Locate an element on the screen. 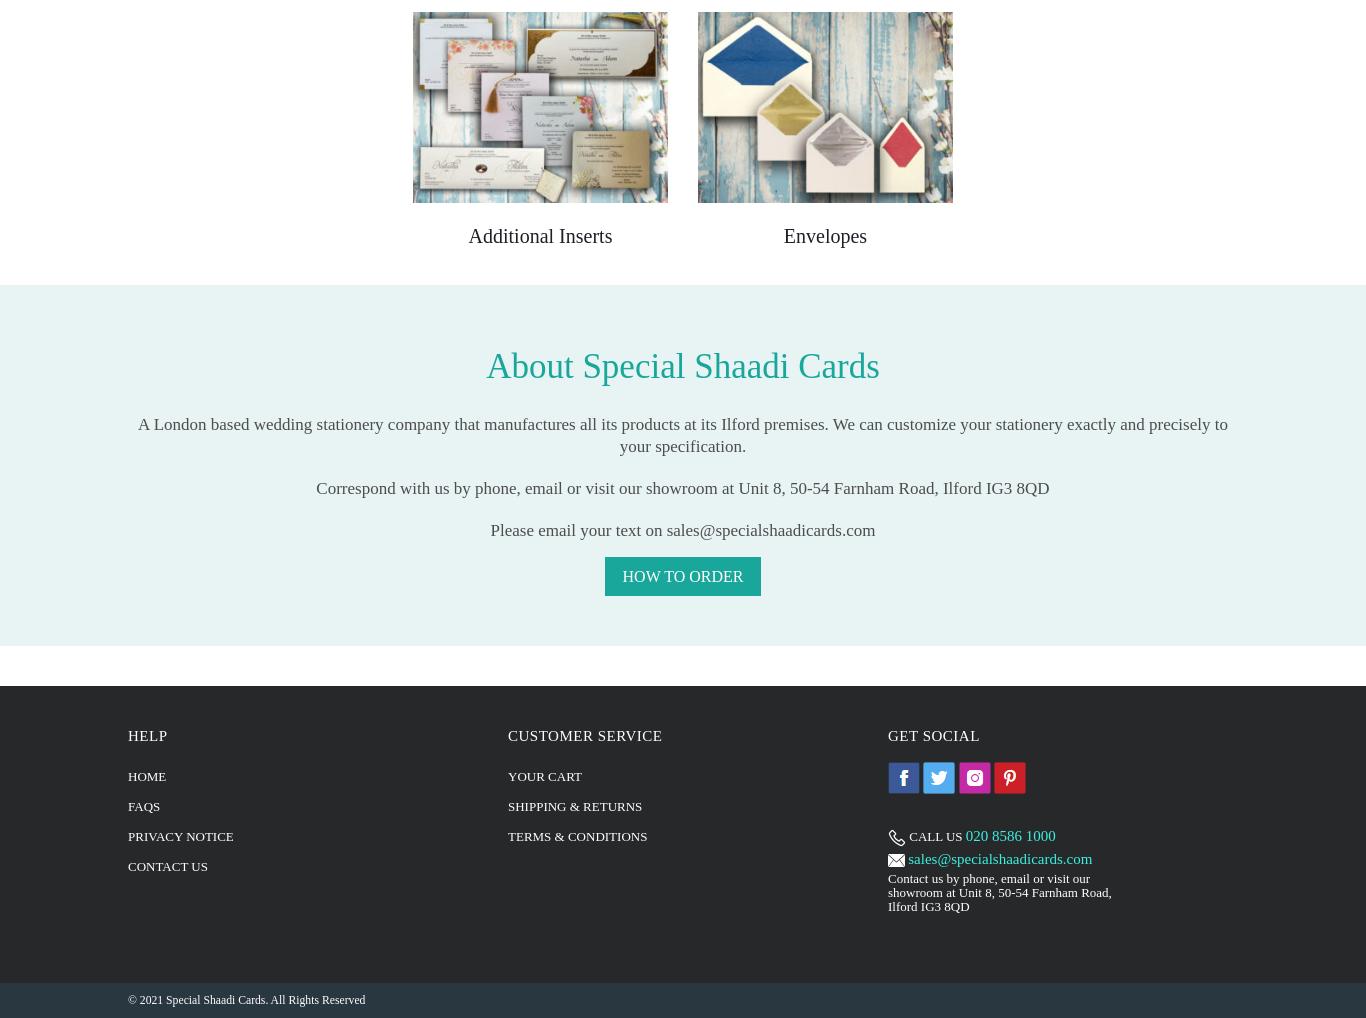 This screenshot has height=1018, width=1366. 'Help' is located at coordinates (126, 733).